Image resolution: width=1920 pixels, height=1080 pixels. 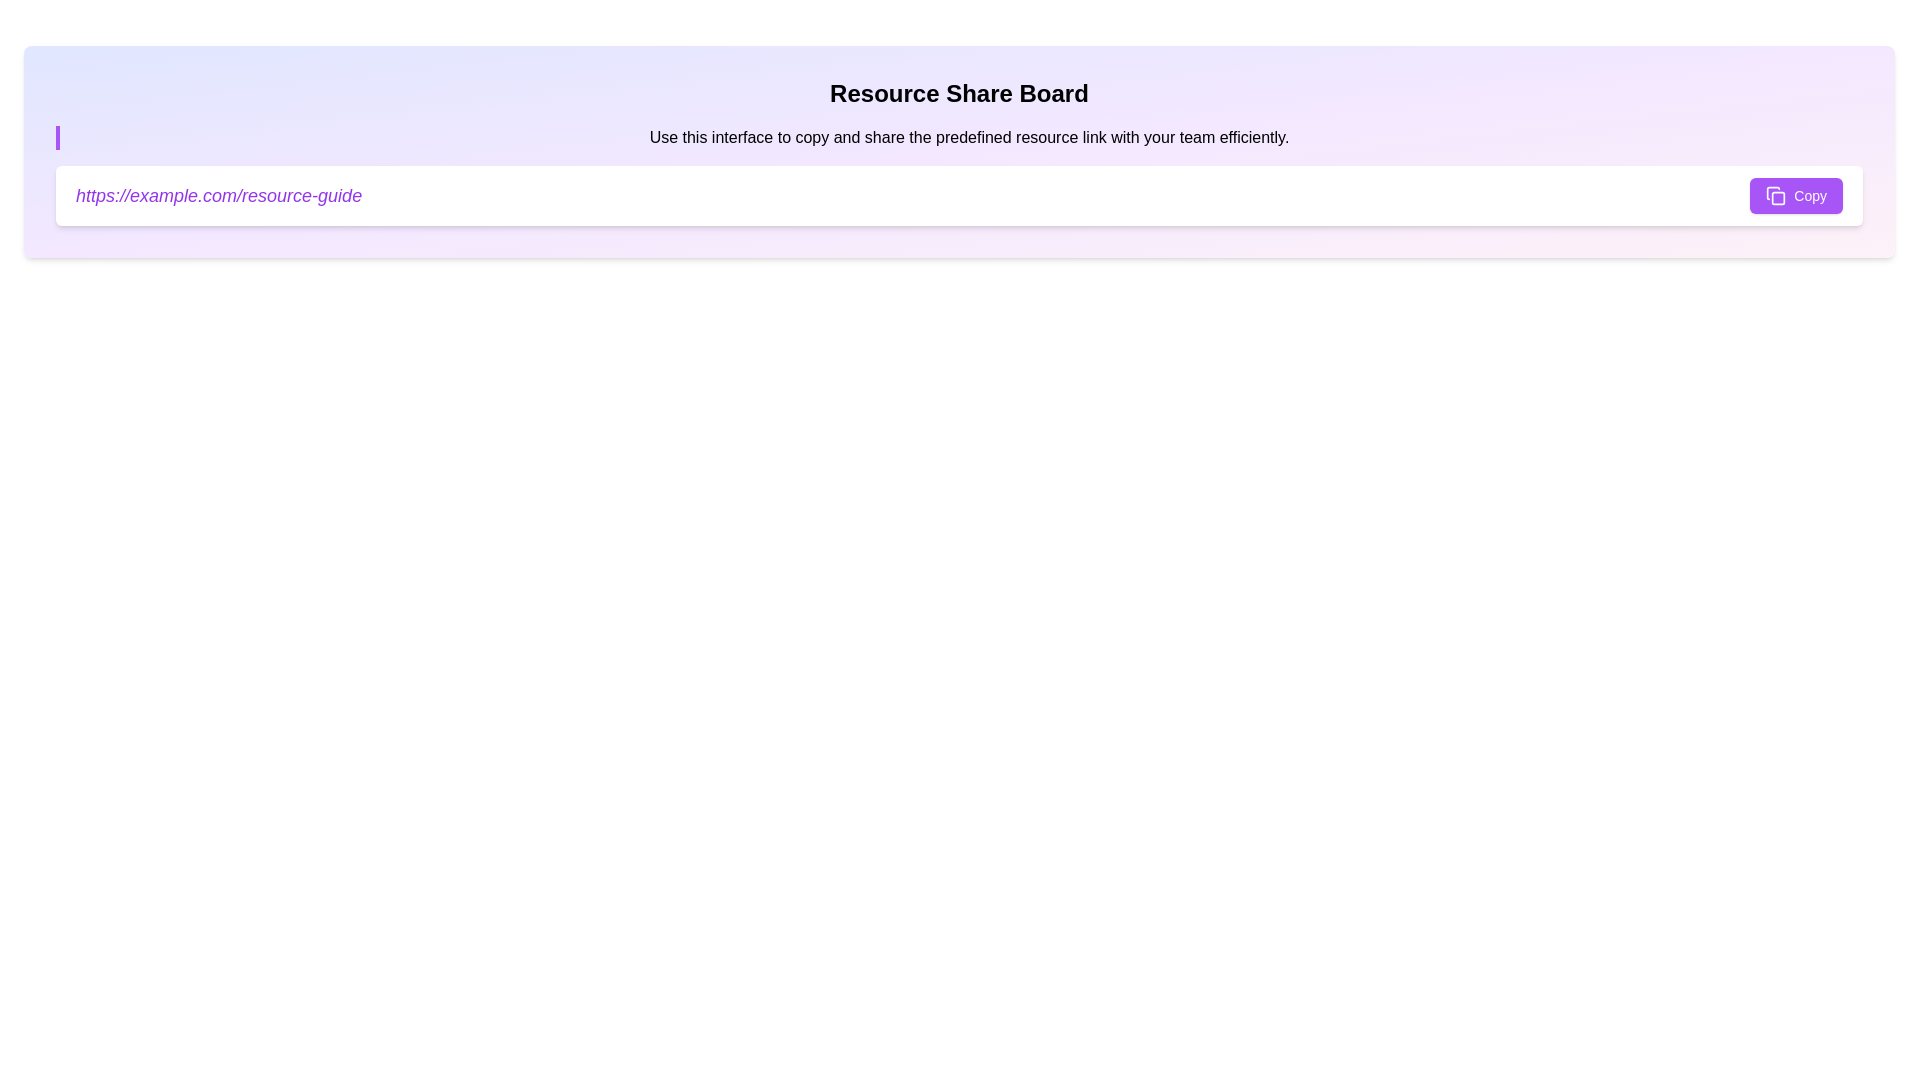 What do you see at coordinates (958, 137) in the screenshot?
I see `the Informational Text Block that contains the text 'Use this interface to copy and share the predefined resource link with your team efficiently.' which is located below the title 'Resource Share Board.'` at bounding box center [958, 137].